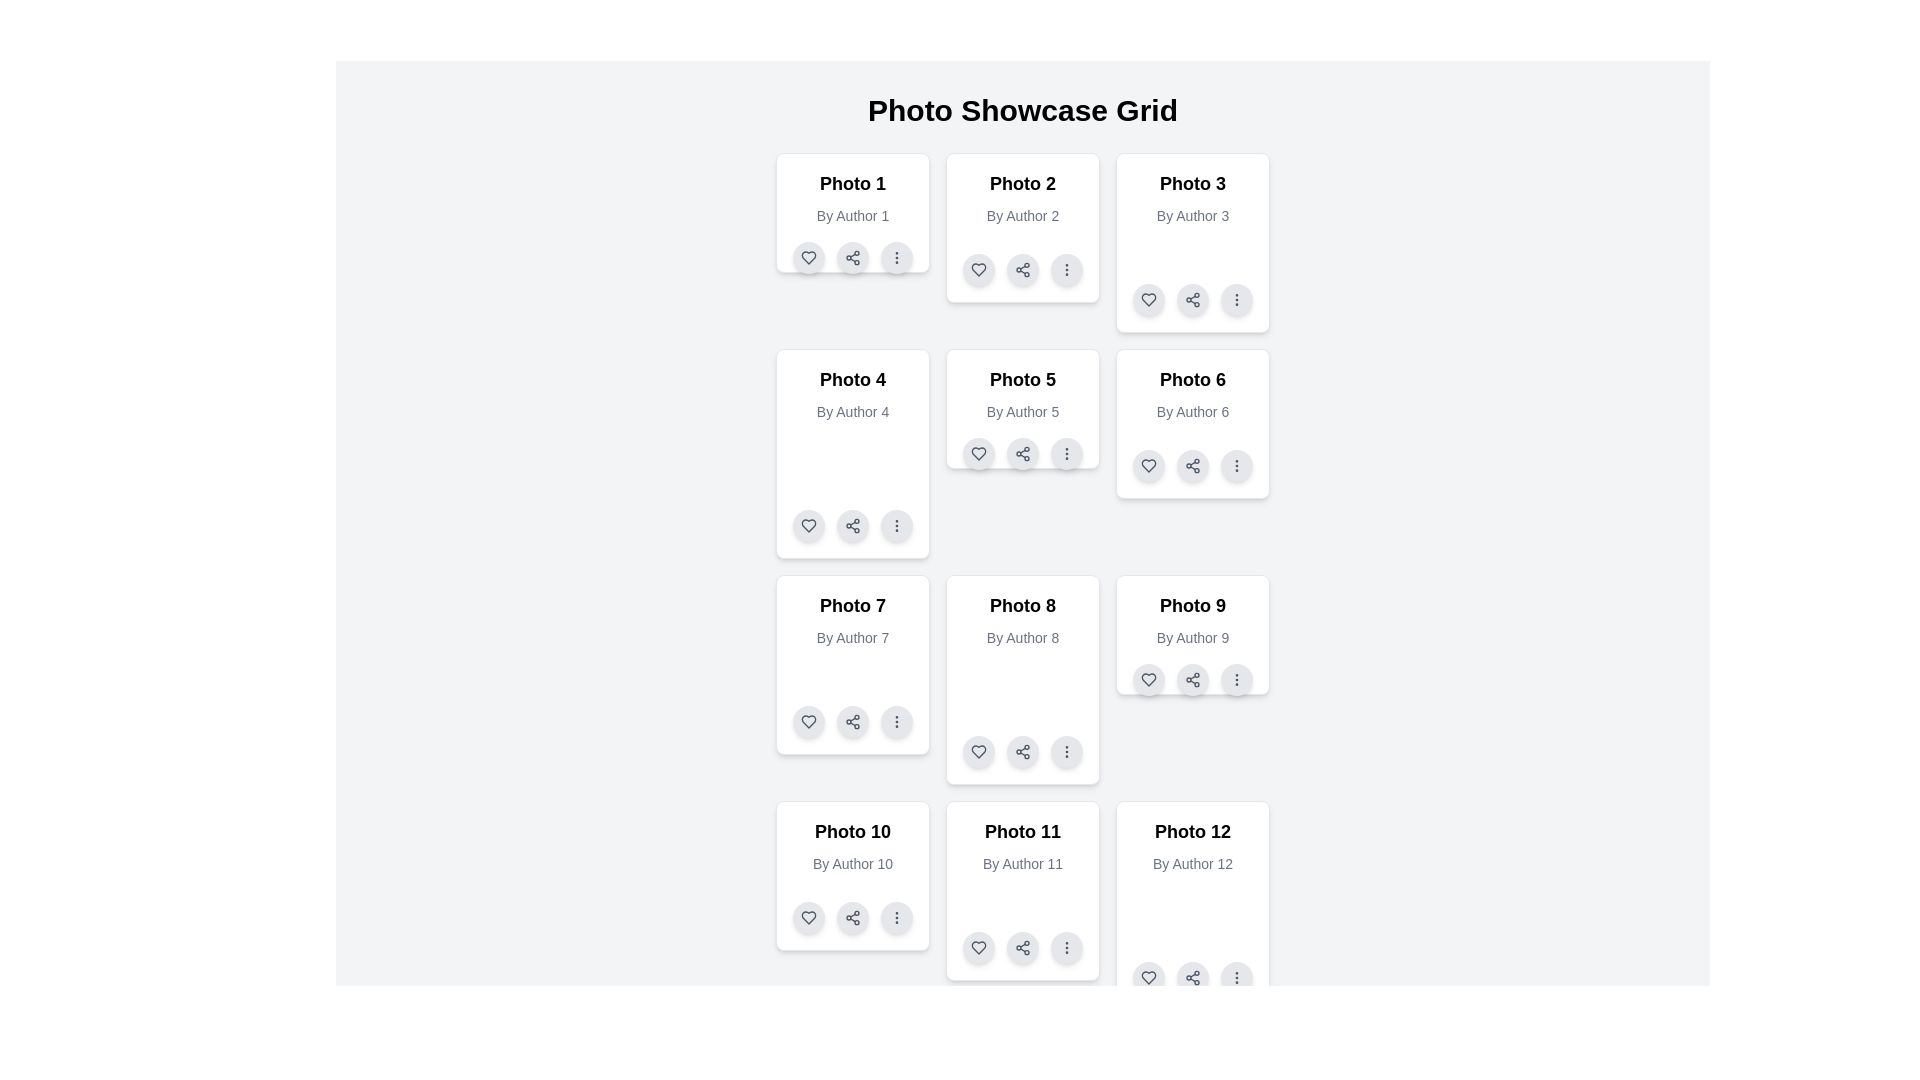 The width and height of the screenshot is (1920, 1080). Describe the element at coordinates (896, 524) in the screenshot. I see `the third interactive button located at the far-right end of the button group at the bottom of the 'Photo 4' card` at that location.